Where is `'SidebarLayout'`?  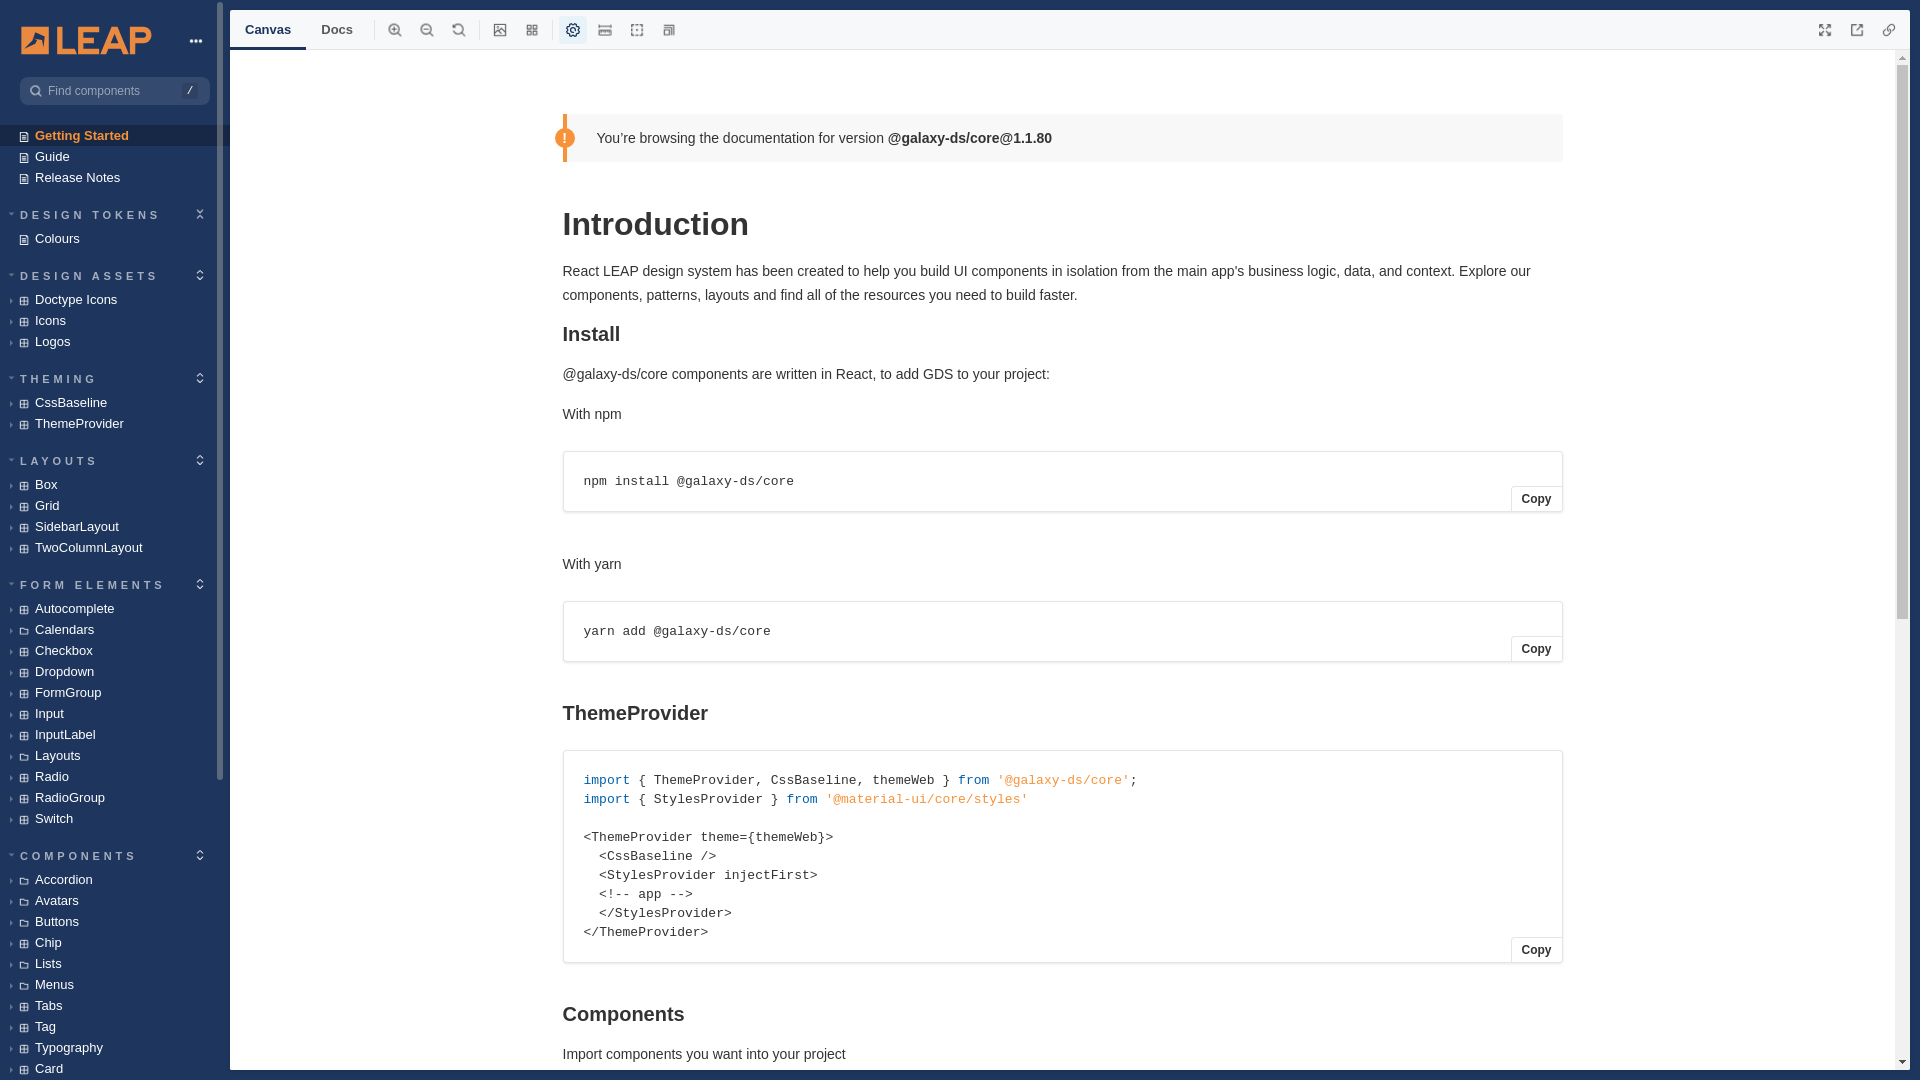
'SidebarLayout' is located at coordinates (0, 525).